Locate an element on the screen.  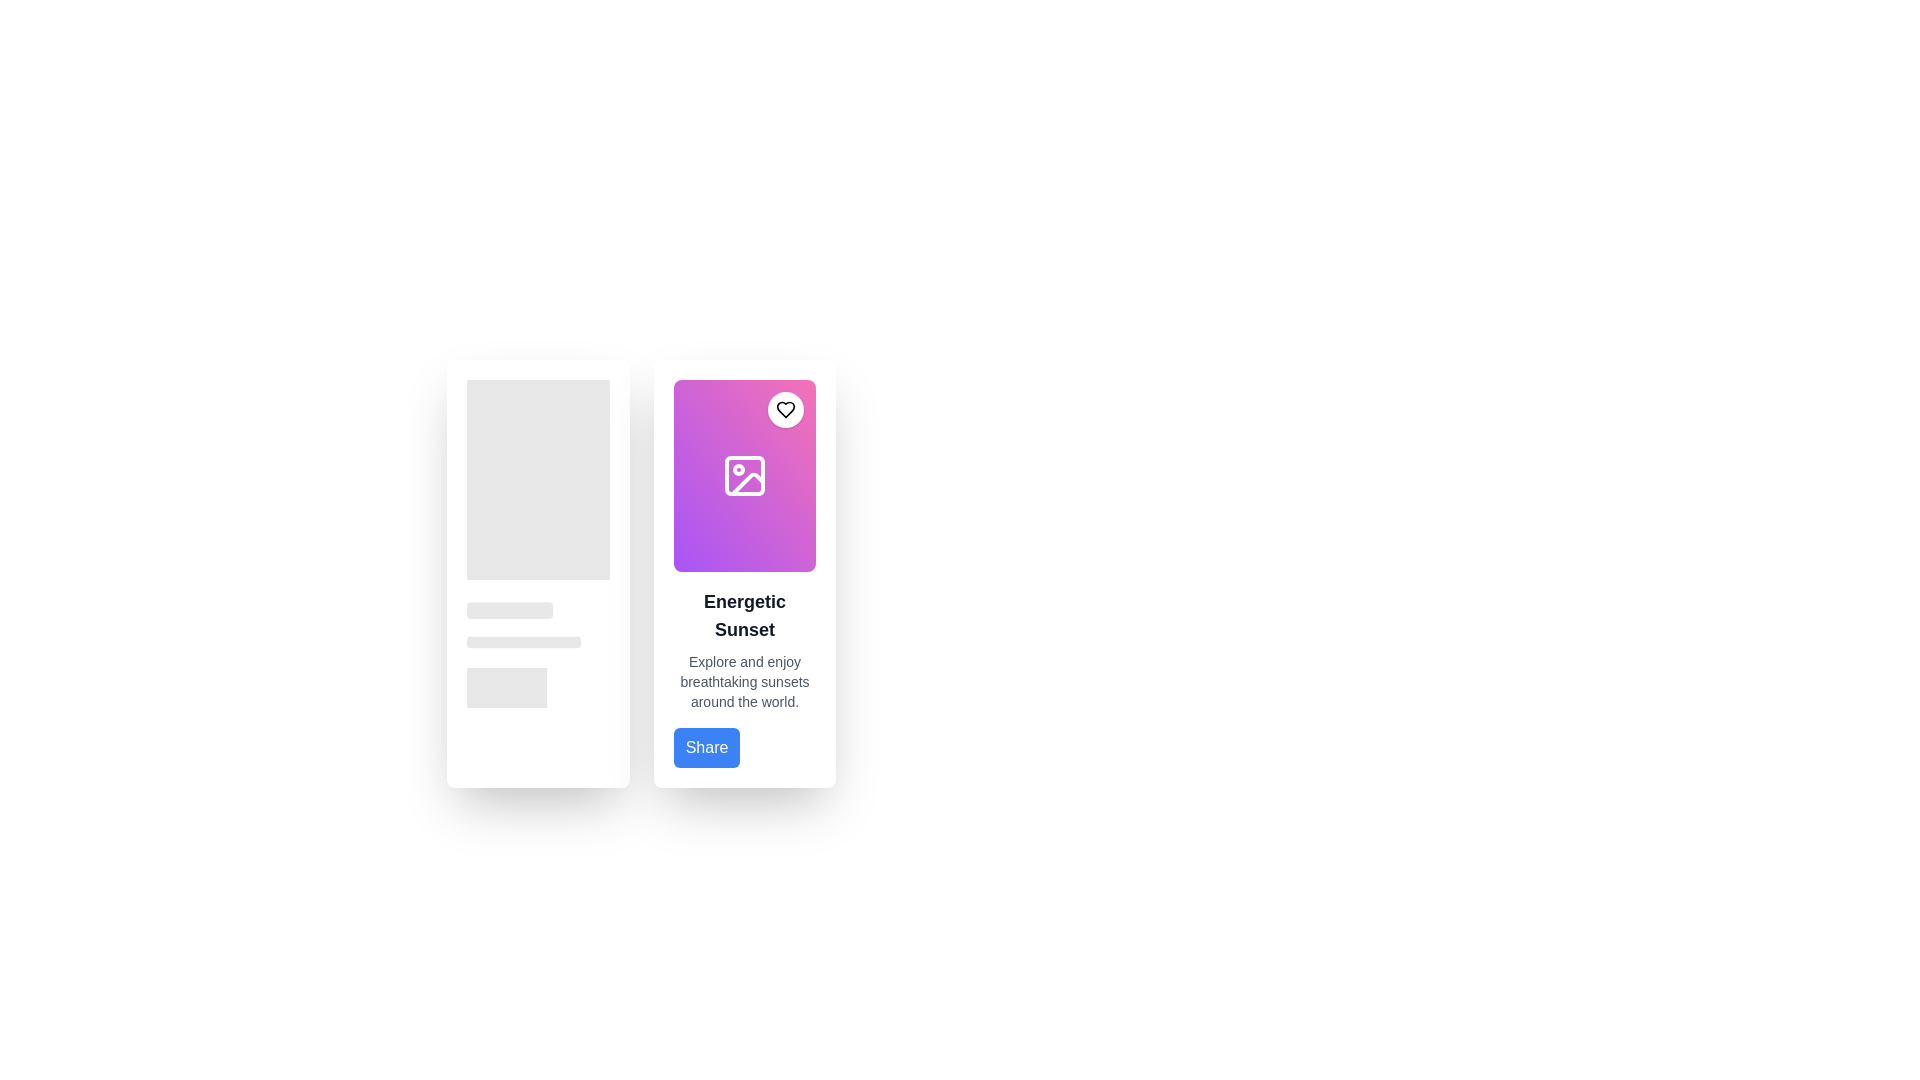
the 'Share' button with a blue background and white text, located at the bottom of the card describing 'Energetic Sunset' is located at coordinates (706, 748).